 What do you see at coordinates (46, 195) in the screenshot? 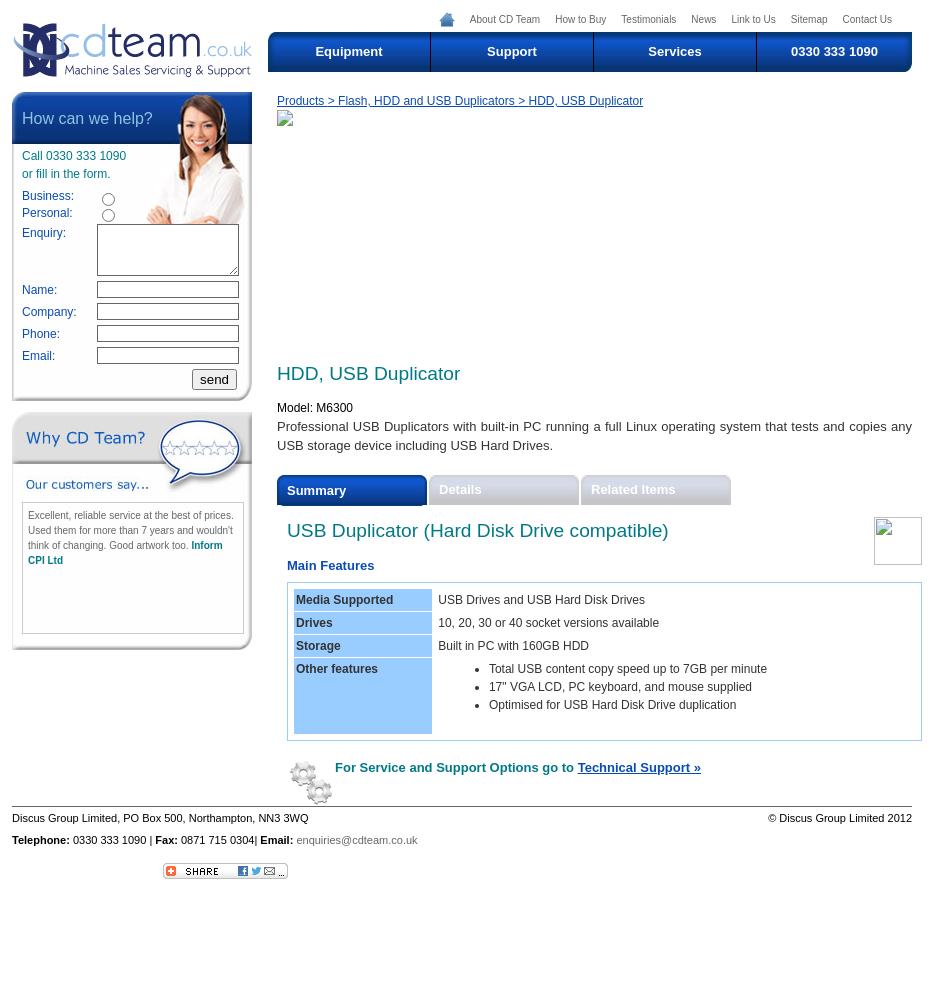
I see `'Business:'` at bounding box center [46, 195].